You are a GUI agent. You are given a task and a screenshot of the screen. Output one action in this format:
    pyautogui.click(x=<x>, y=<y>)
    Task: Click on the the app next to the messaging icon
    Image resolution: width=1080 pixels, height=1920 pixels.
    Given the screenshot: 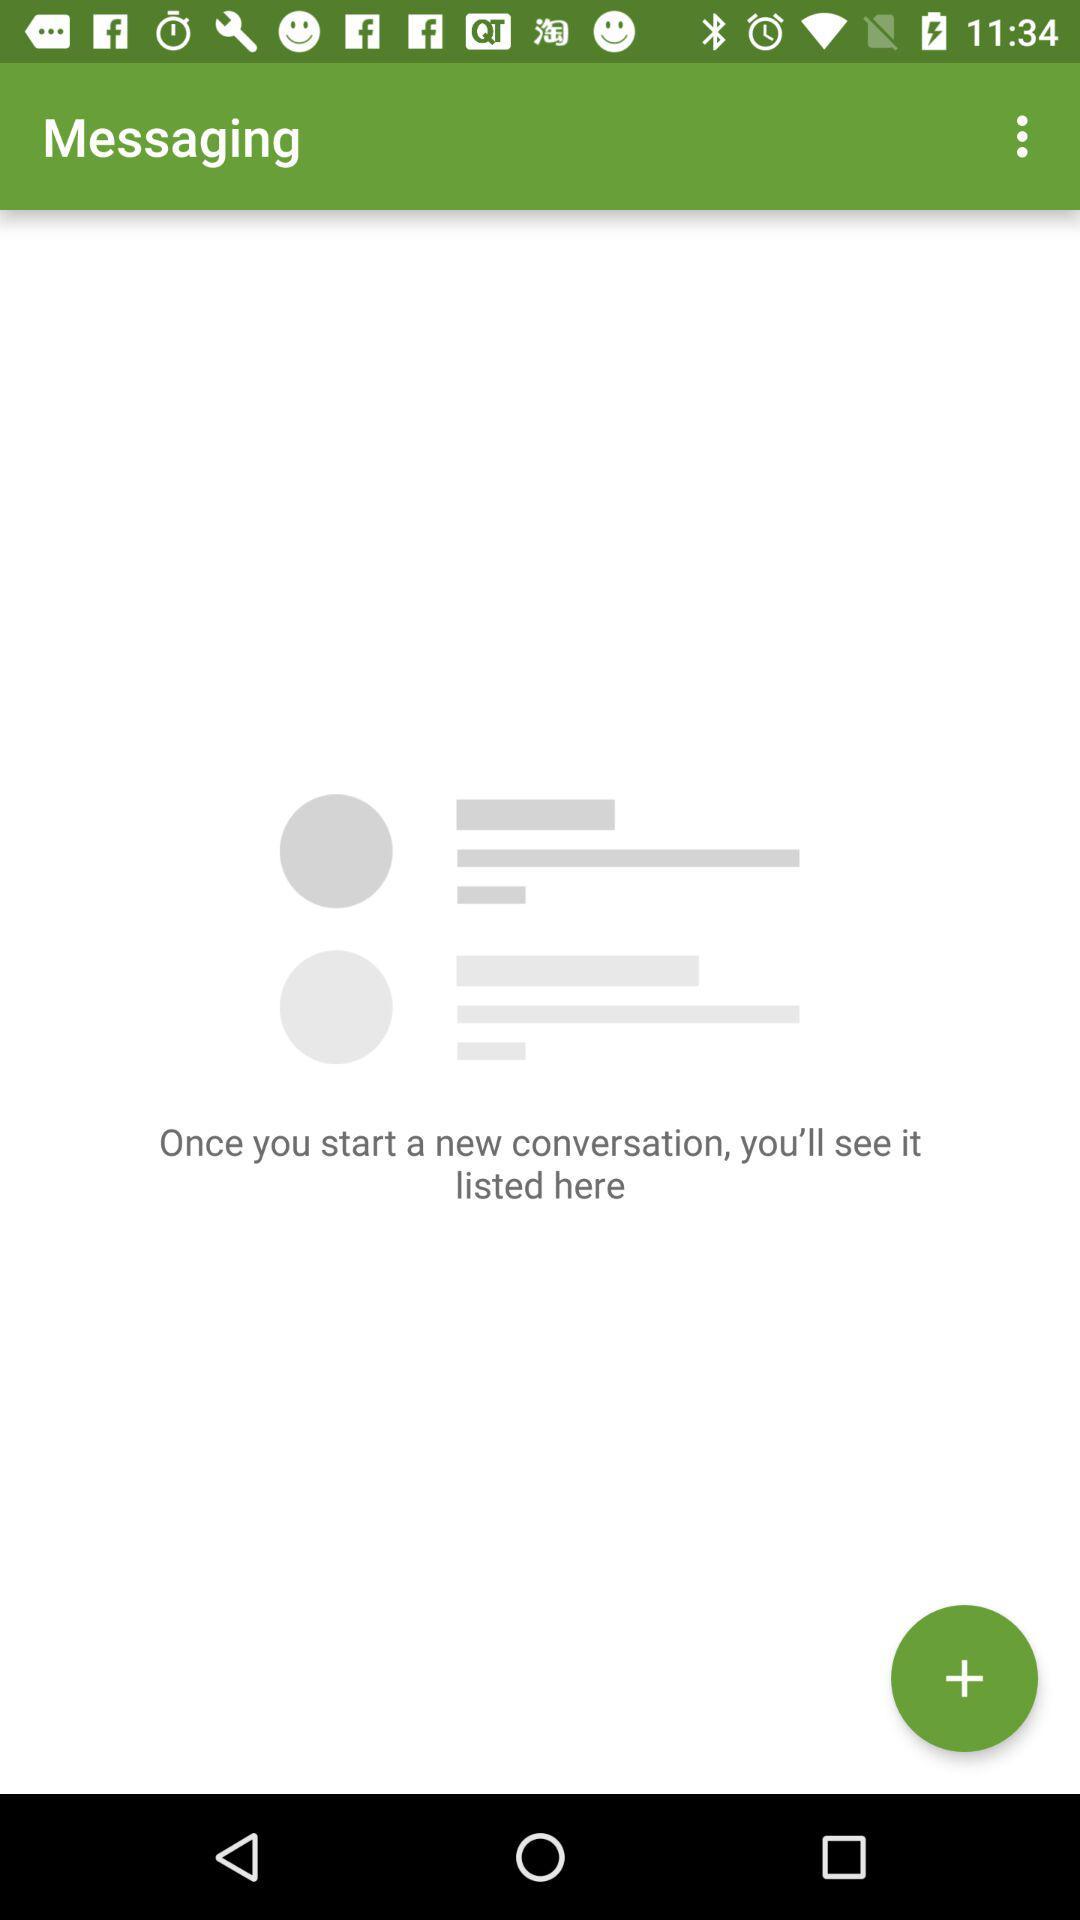 What is the action you would take?
    pyautogui.click(x=1027, y=135)
    